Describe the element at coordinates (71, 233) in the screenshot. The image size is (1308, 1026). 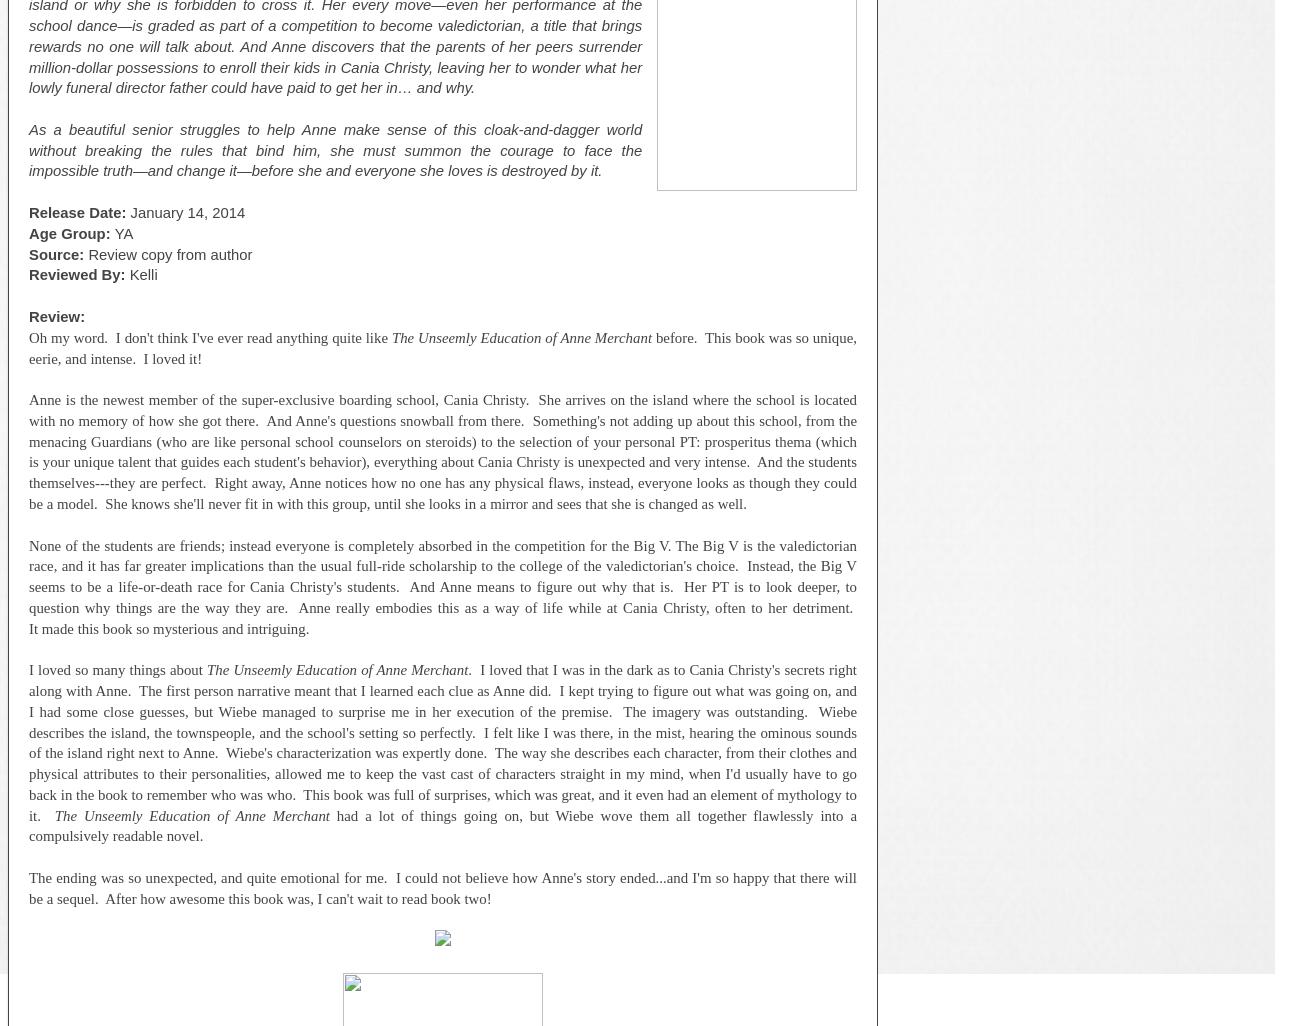
I see `'Age Group:'` at that location.